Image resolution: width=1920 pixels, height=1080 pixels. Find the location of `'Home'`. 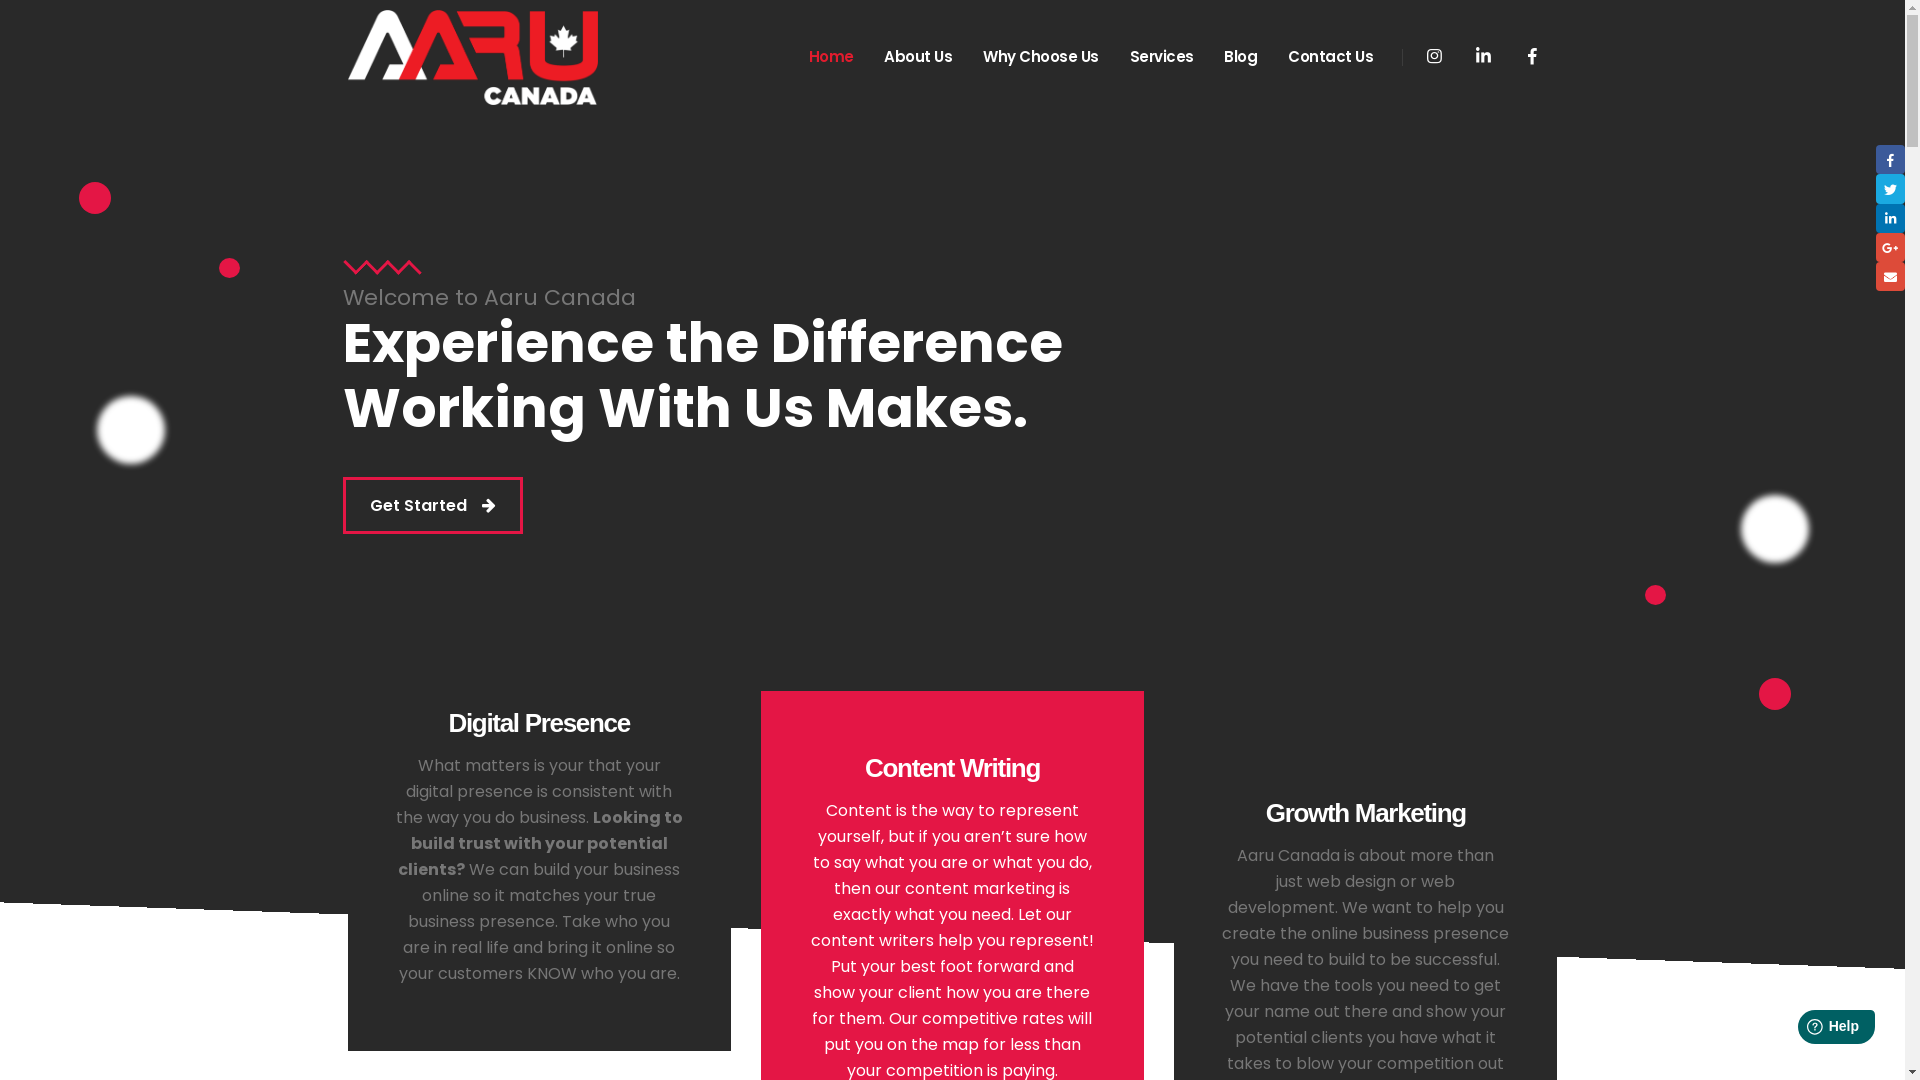

'Home' is located at coordinates (792, 56).